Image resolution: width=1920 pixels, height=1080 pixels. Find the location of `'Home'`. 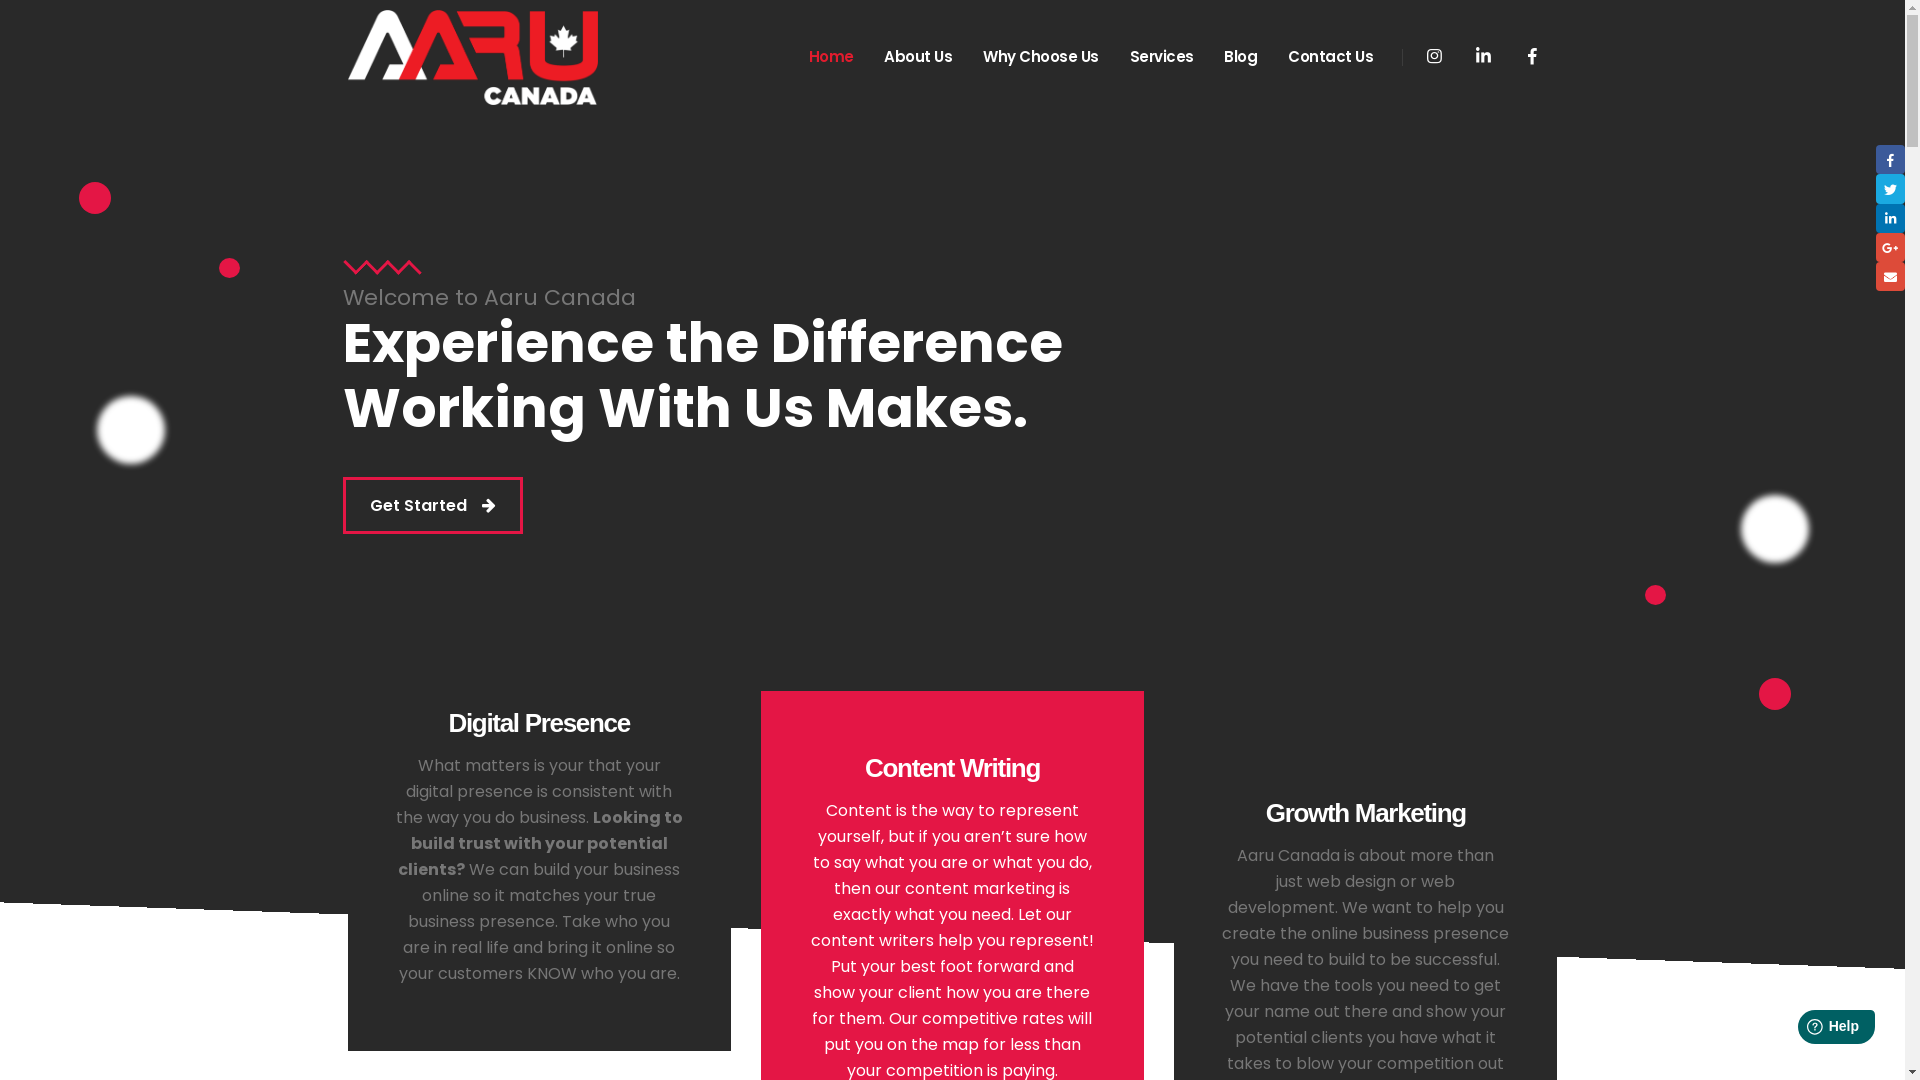

'Home' is located at coordinates (792, 56).